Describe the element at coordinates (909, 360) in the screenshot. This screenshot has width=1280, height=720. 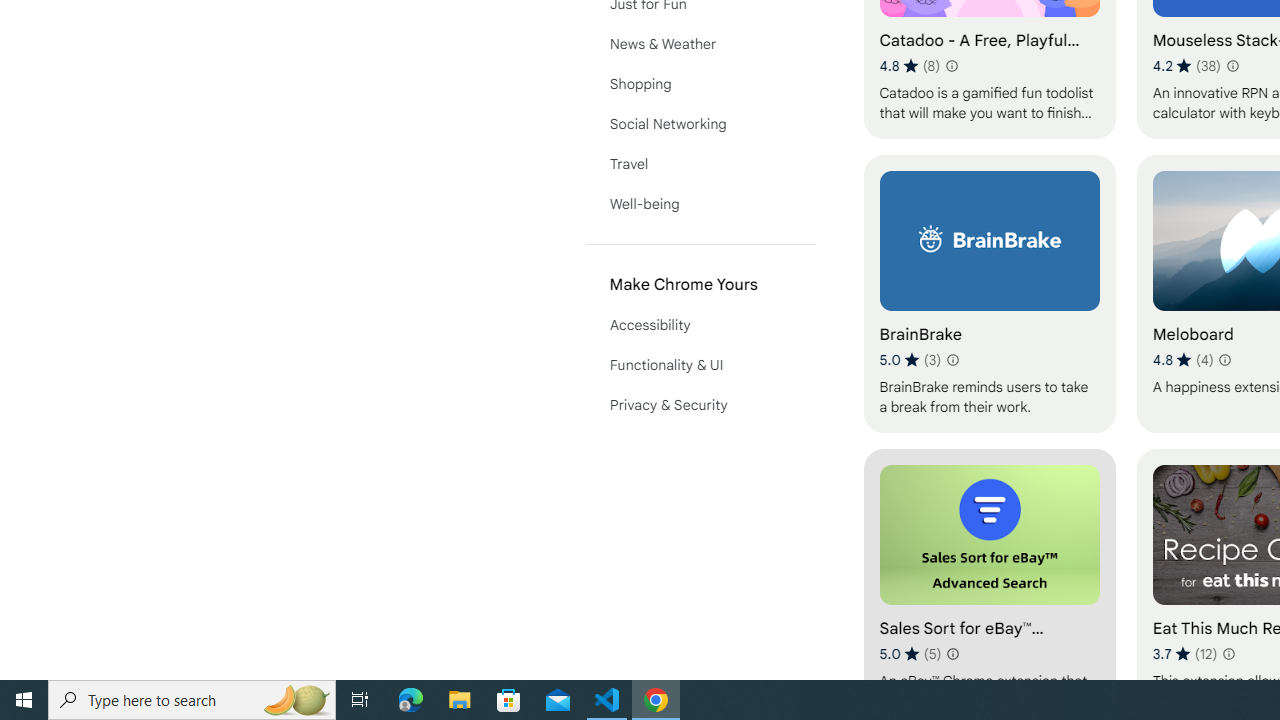
I see `'Average rating 5 out of 5 stars. 3 ratings.'` at that location.